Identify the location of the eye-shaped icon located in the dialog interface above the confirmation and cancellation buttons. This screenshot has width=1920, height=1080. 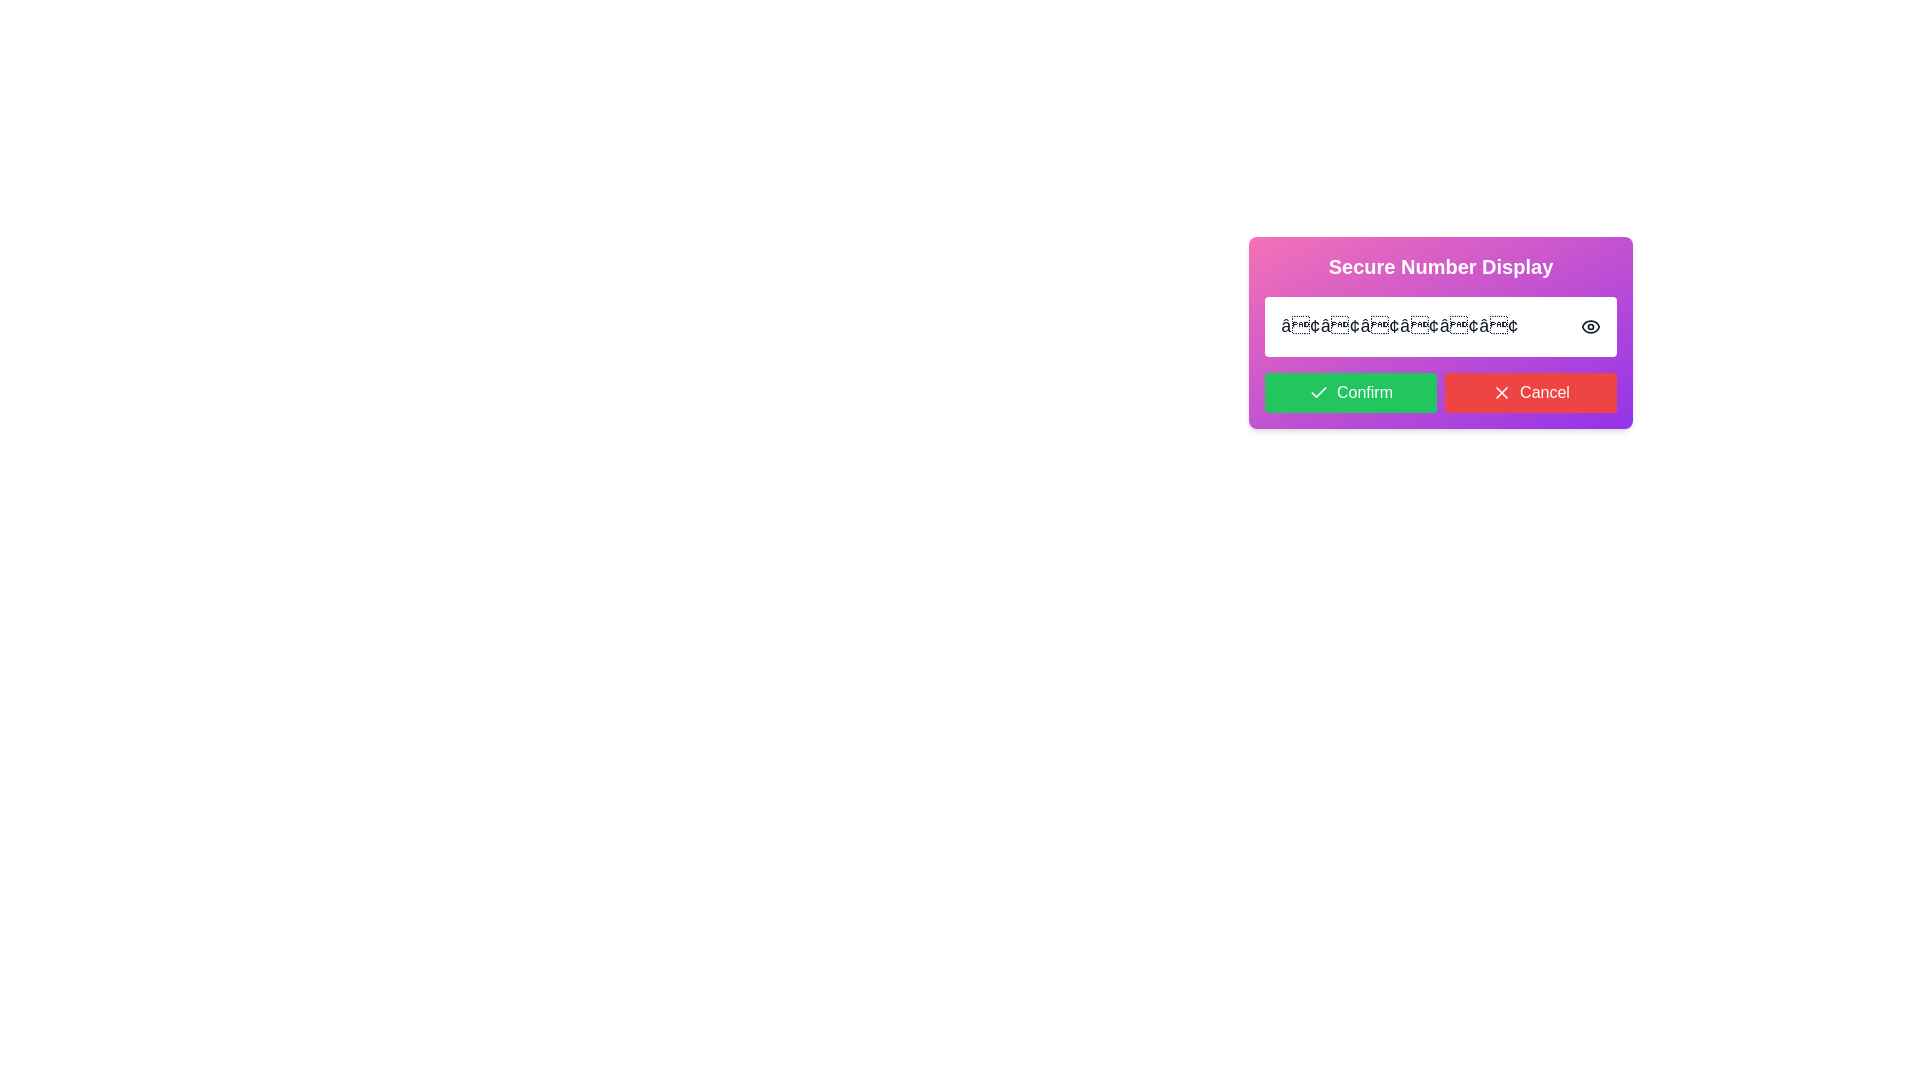
(1589, 326).